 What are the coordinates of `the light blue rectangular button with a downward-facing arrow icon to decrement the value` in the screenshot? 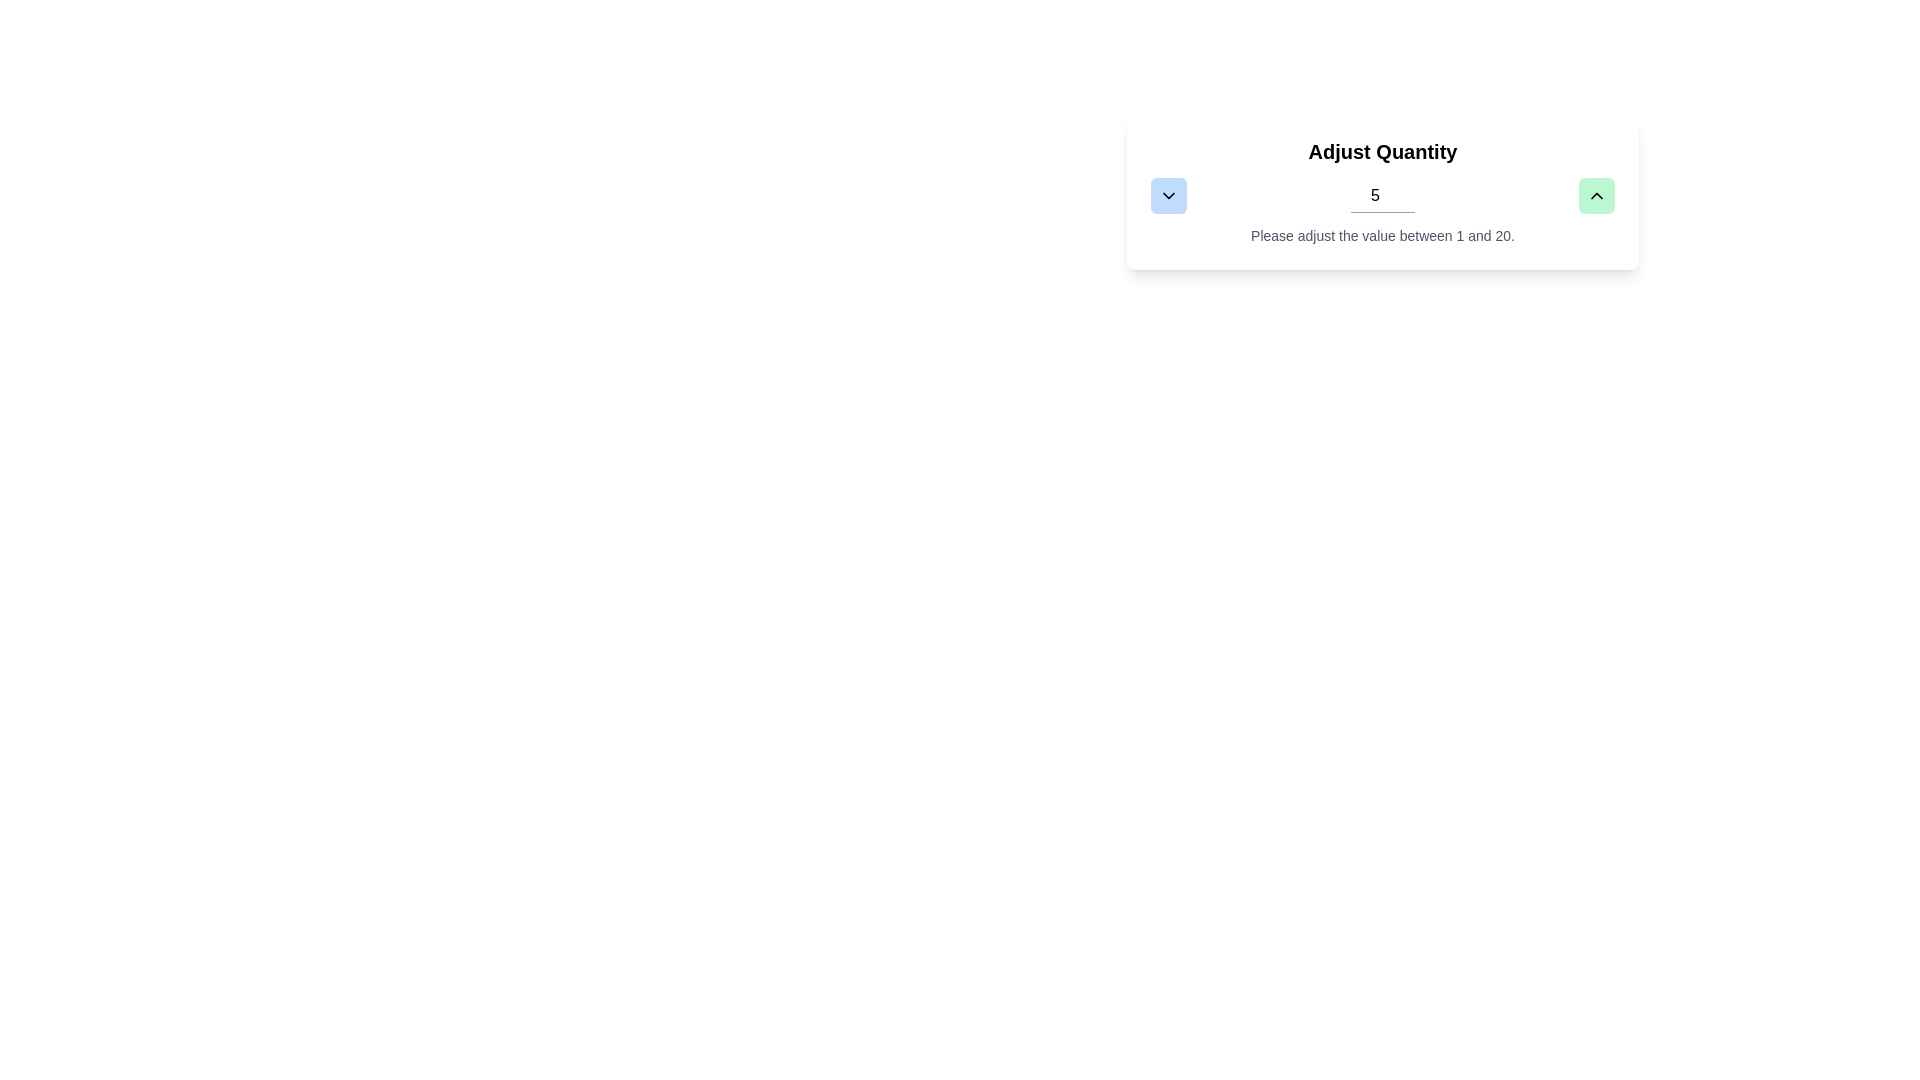 It's located at (1169, 196).